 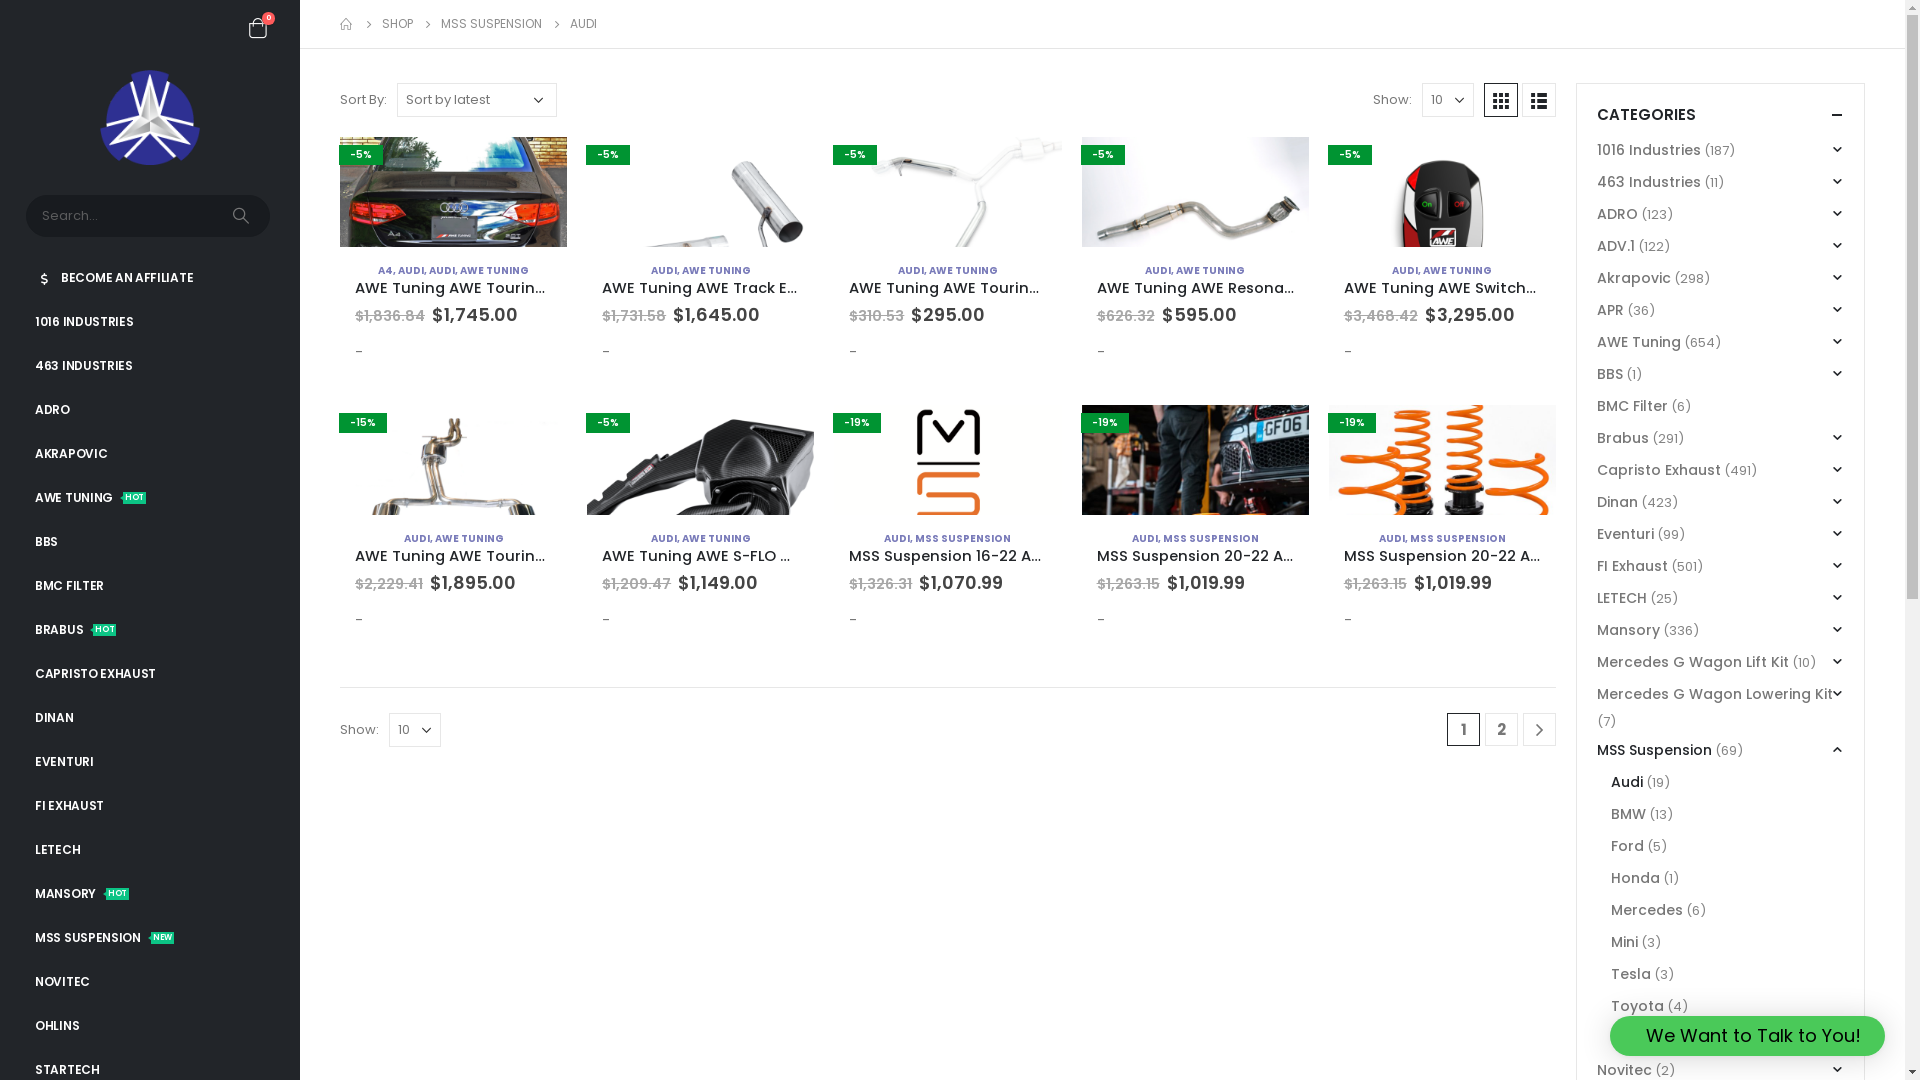 I want to click on 'OHLINS', so click(x=29, y=1026).